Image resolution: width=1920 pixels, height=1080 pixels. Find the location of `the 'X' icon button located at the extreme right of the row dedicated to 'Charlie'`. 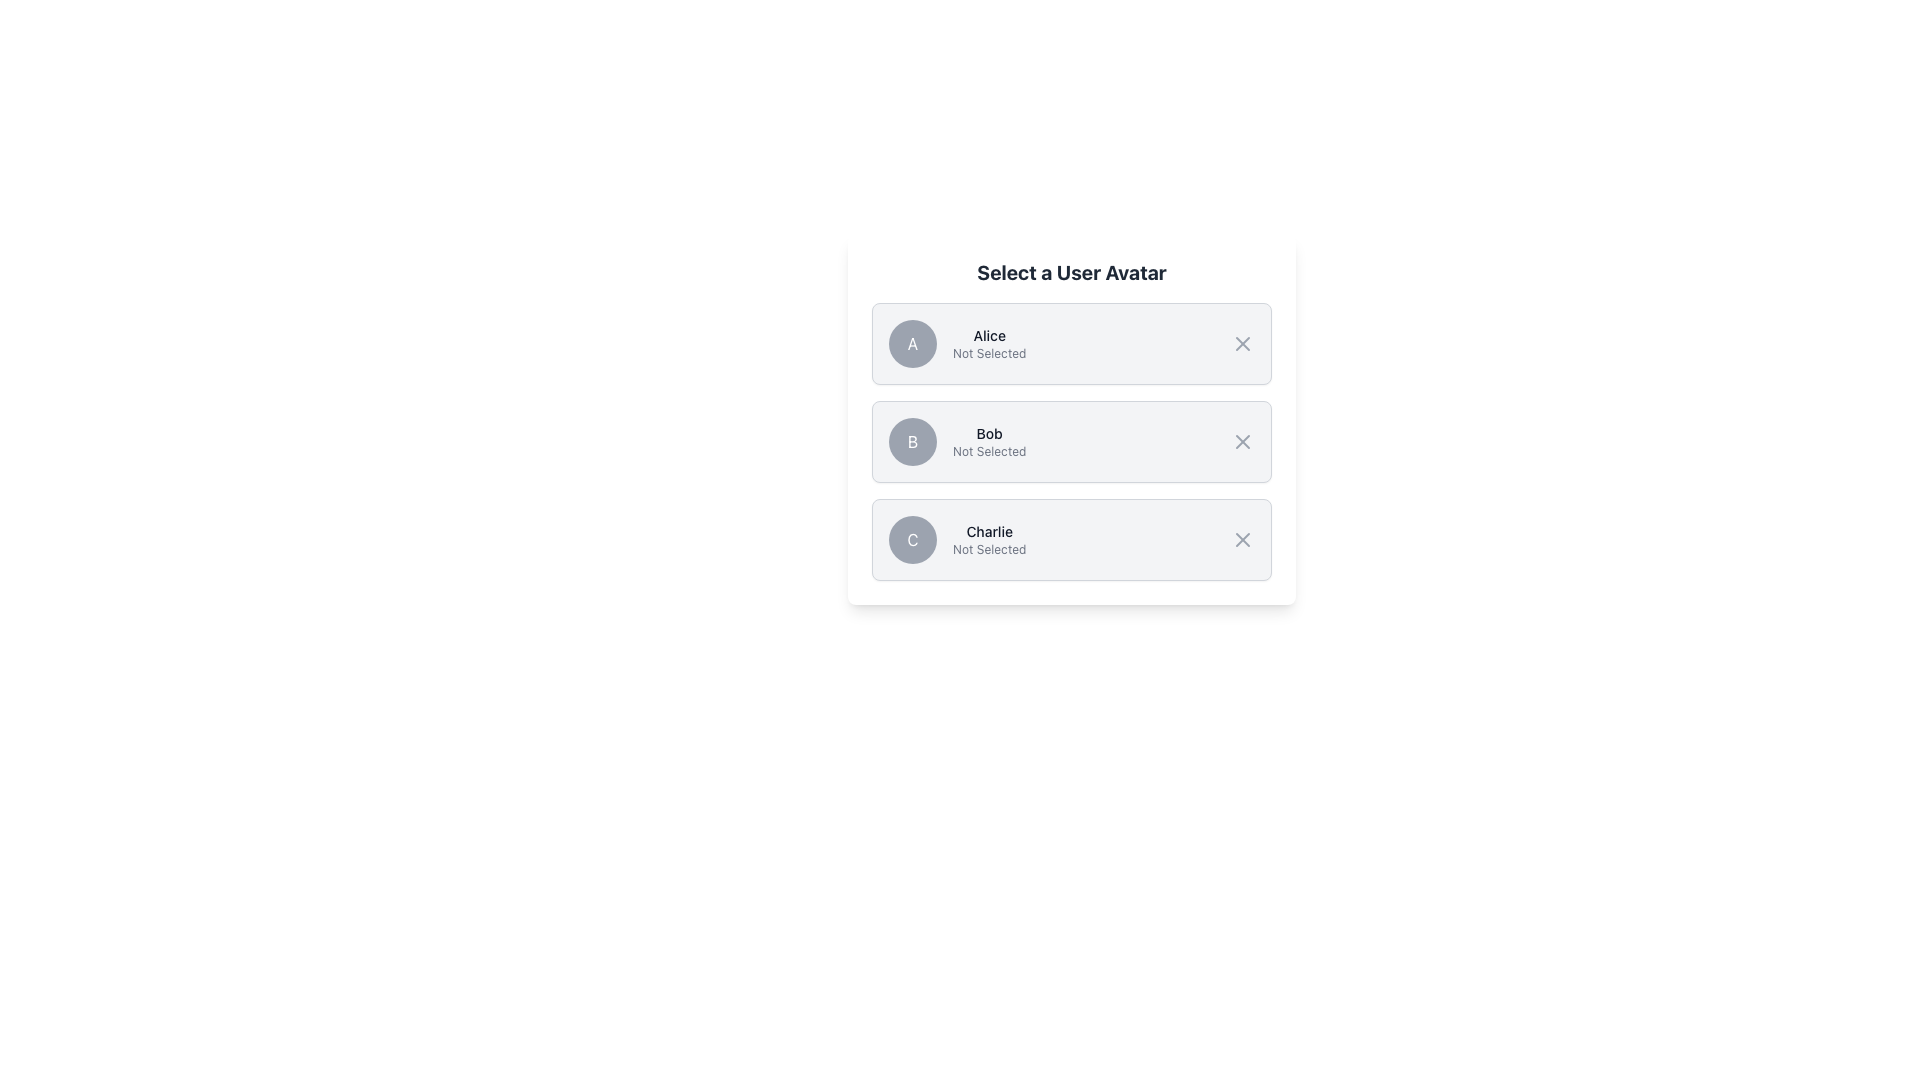

the 'X' icon button located at the extreme right of the row dedicated to 'Charlie' is located at coordinates (1242, 540).